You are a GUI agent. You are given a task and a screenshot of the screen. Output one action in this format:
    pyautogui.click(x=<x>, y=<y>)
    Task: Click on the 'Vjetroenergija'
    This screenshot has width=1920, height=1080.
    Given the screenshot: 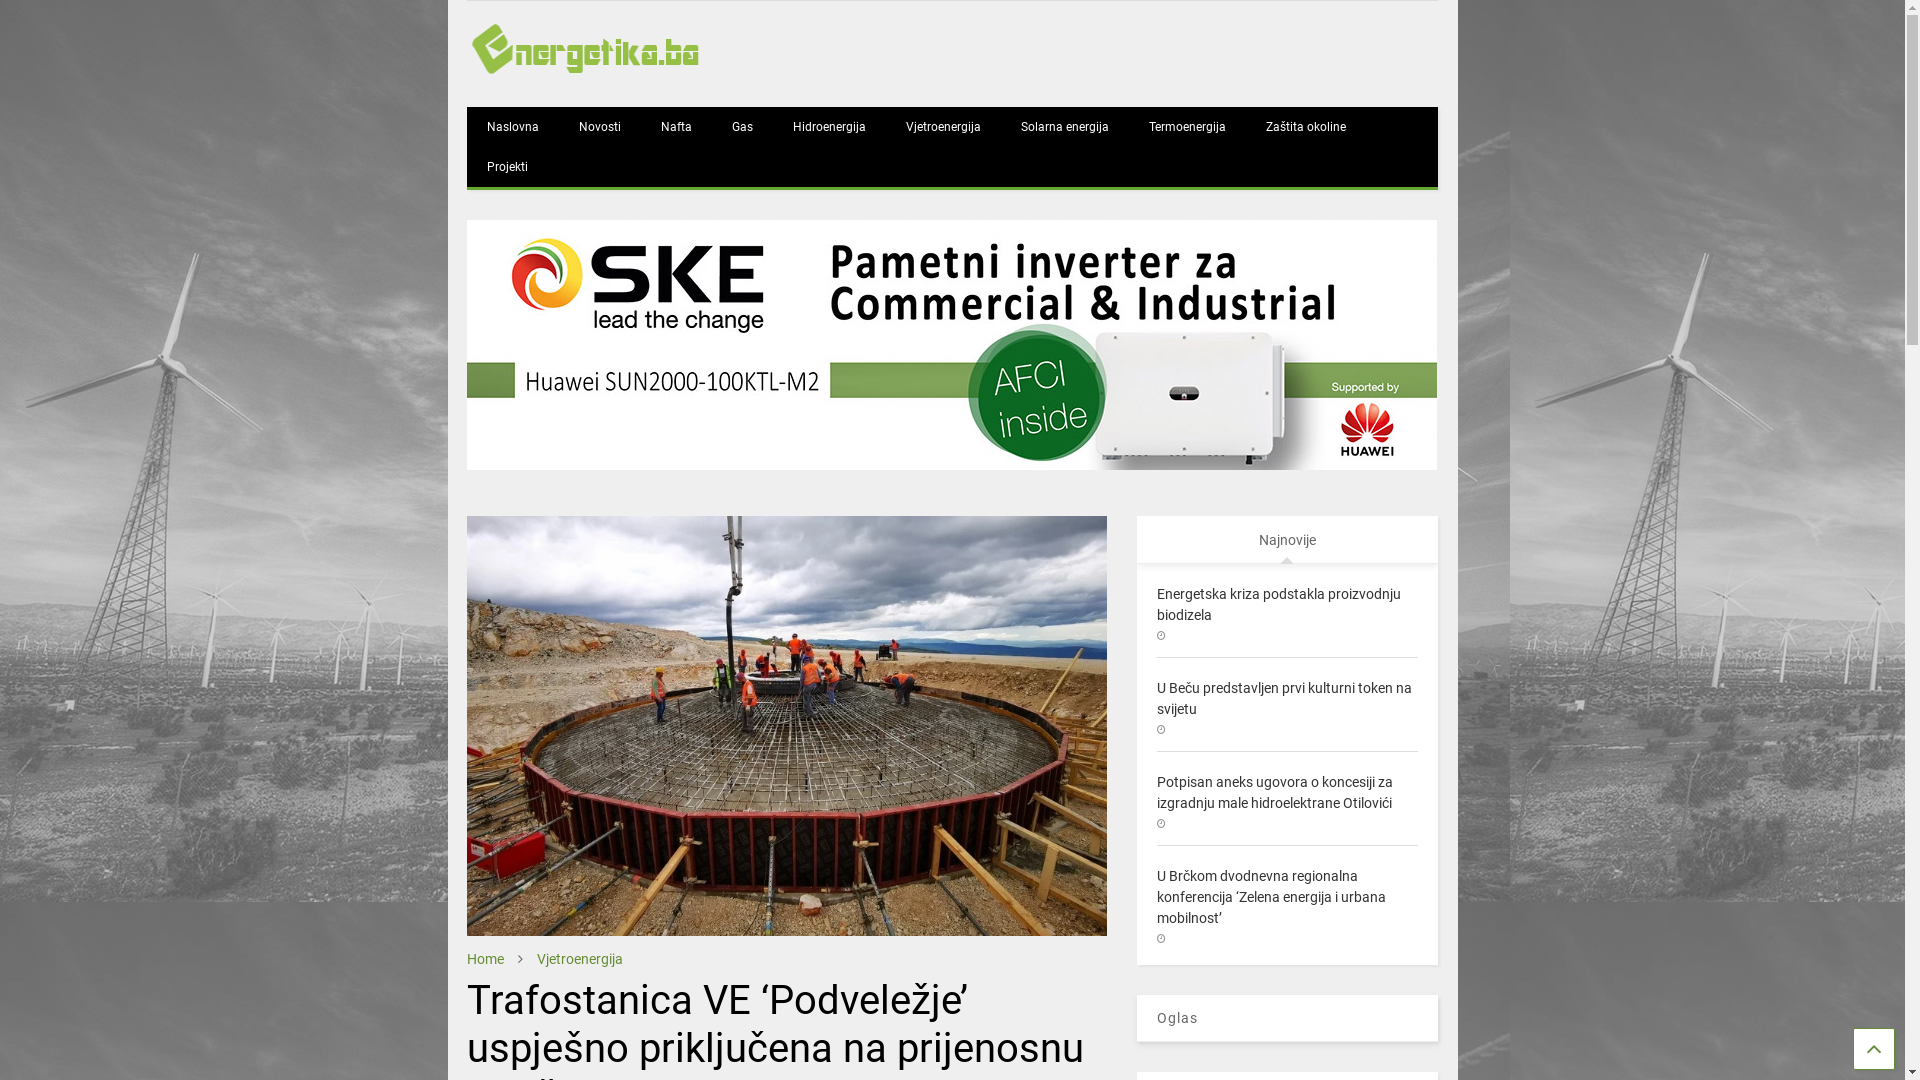 What is the action you would take?
    pyautogui.click(x=885, y=127)
    